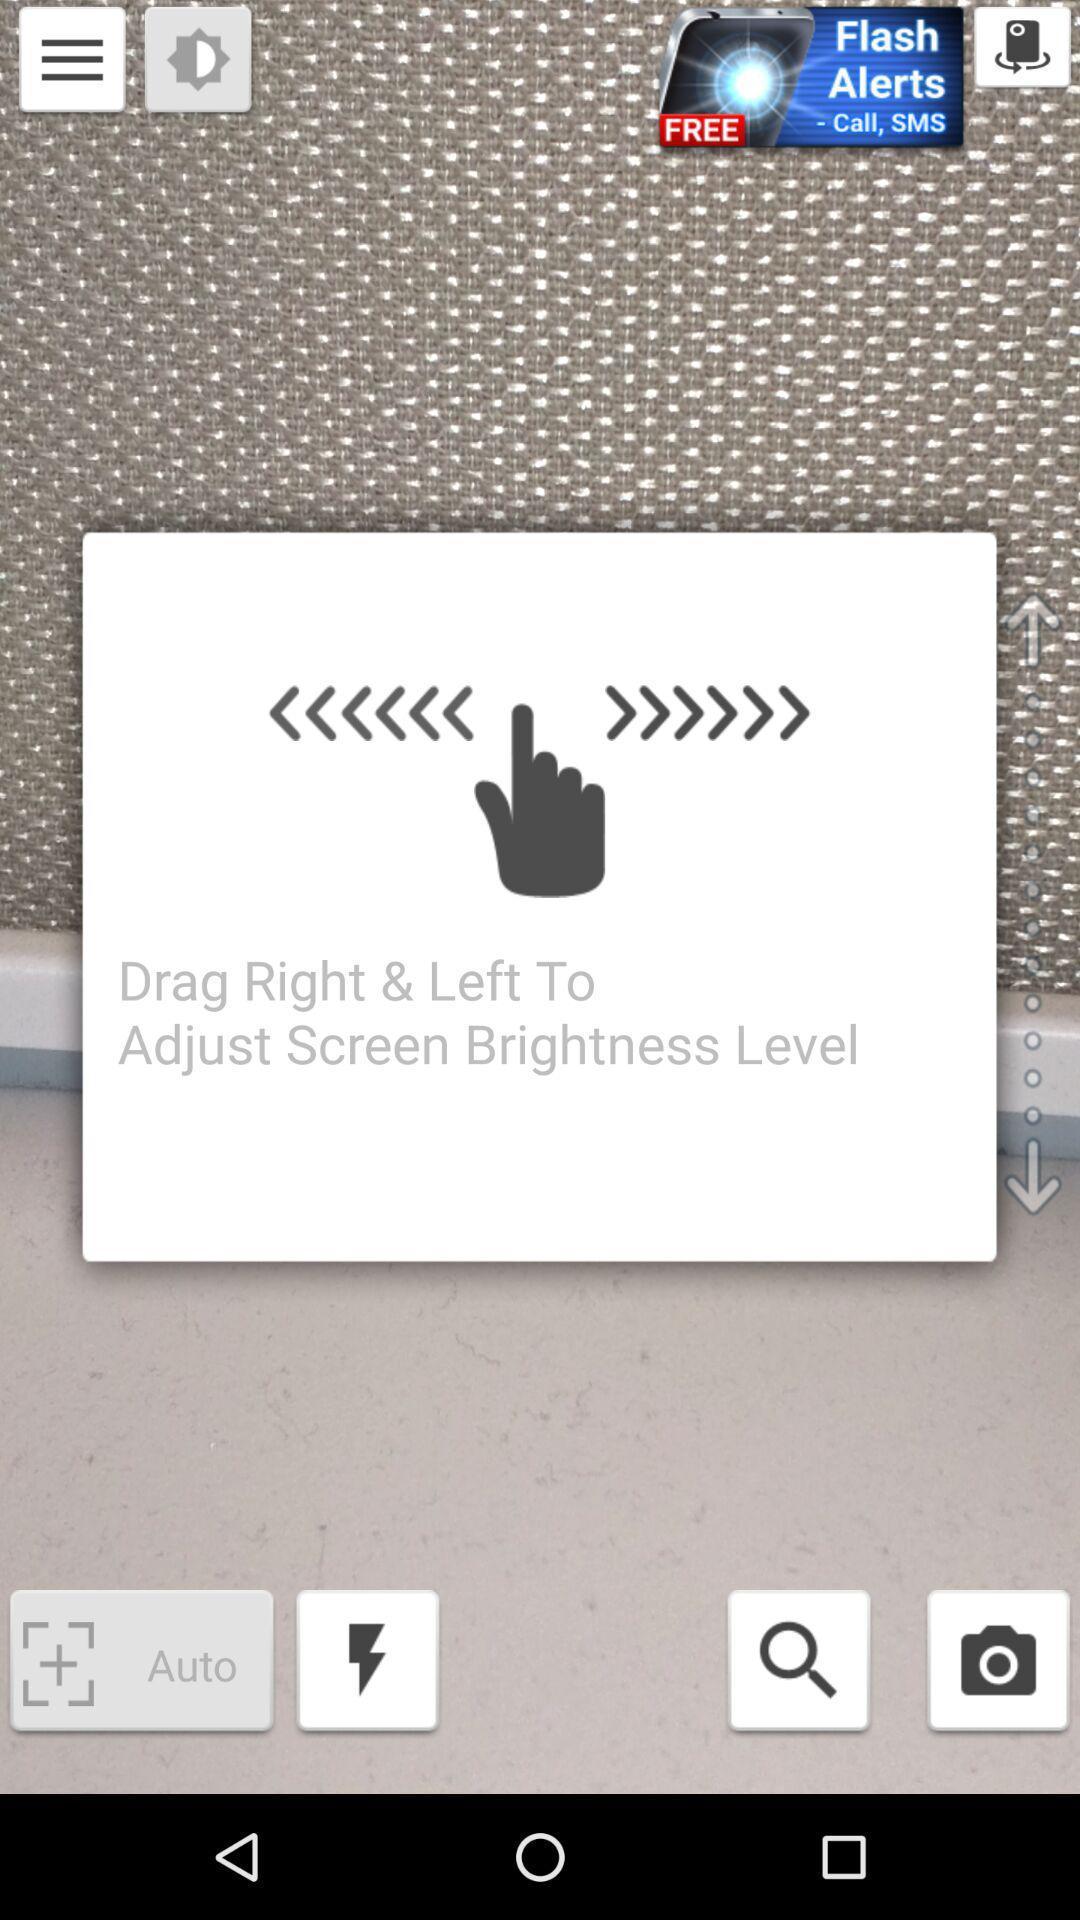  I want to click on open the side menu, so click(71, 62).